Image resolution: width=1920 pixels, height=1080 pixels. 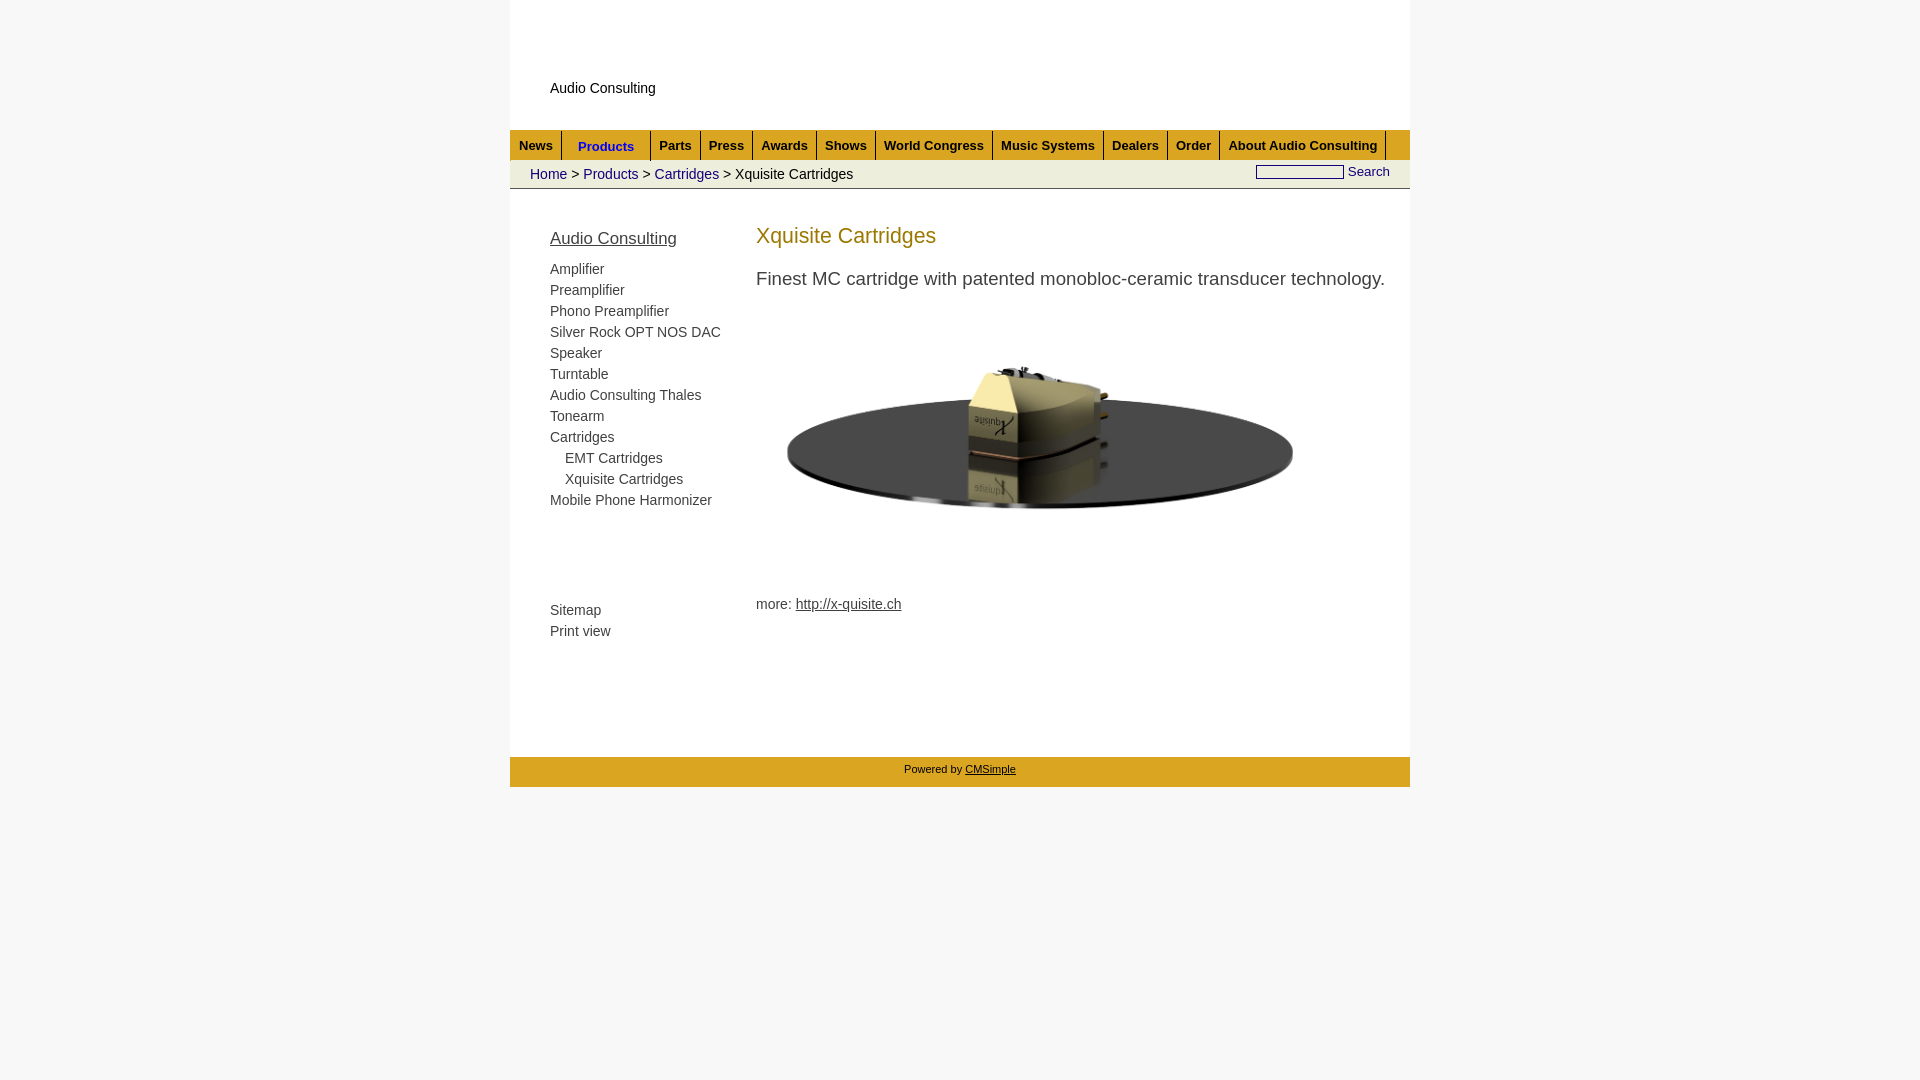 I want to click on 'Press', so click(x=725, y=144).